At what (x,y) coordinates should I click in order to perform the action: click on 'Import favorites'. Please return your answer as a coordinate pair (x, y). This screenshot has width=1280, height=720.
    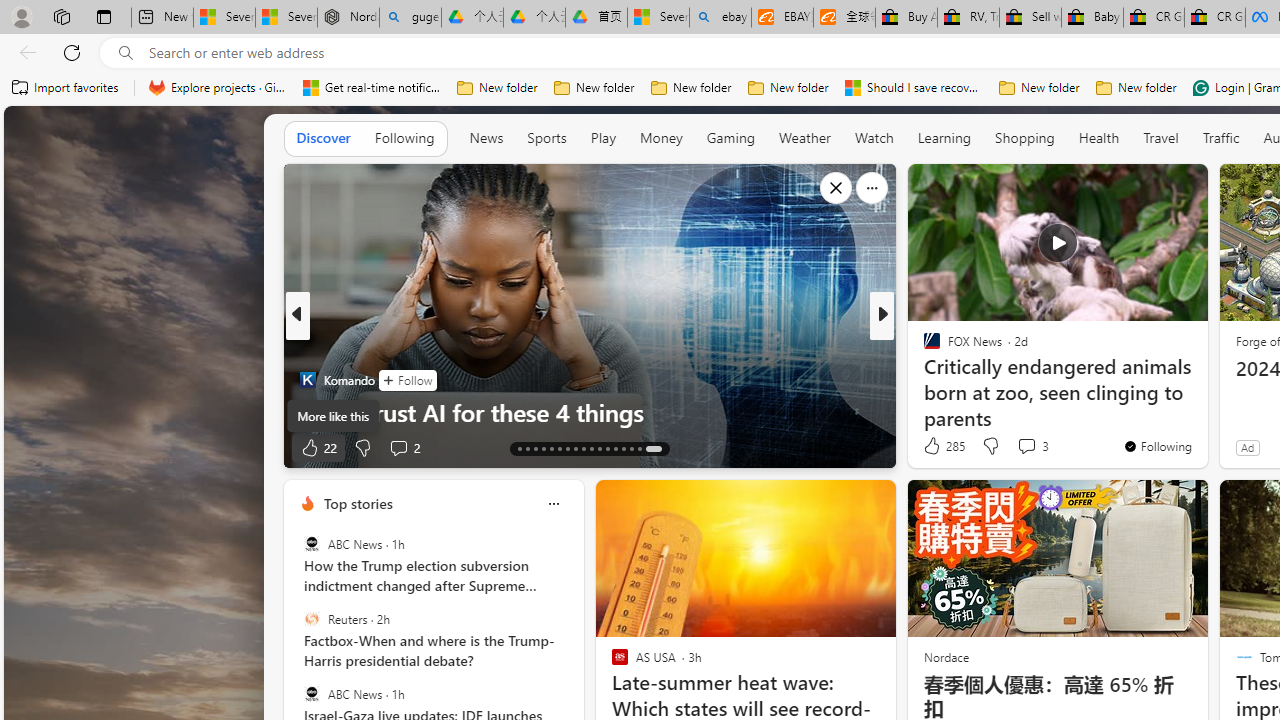
    Looking at the image, I should click on (65, 87).